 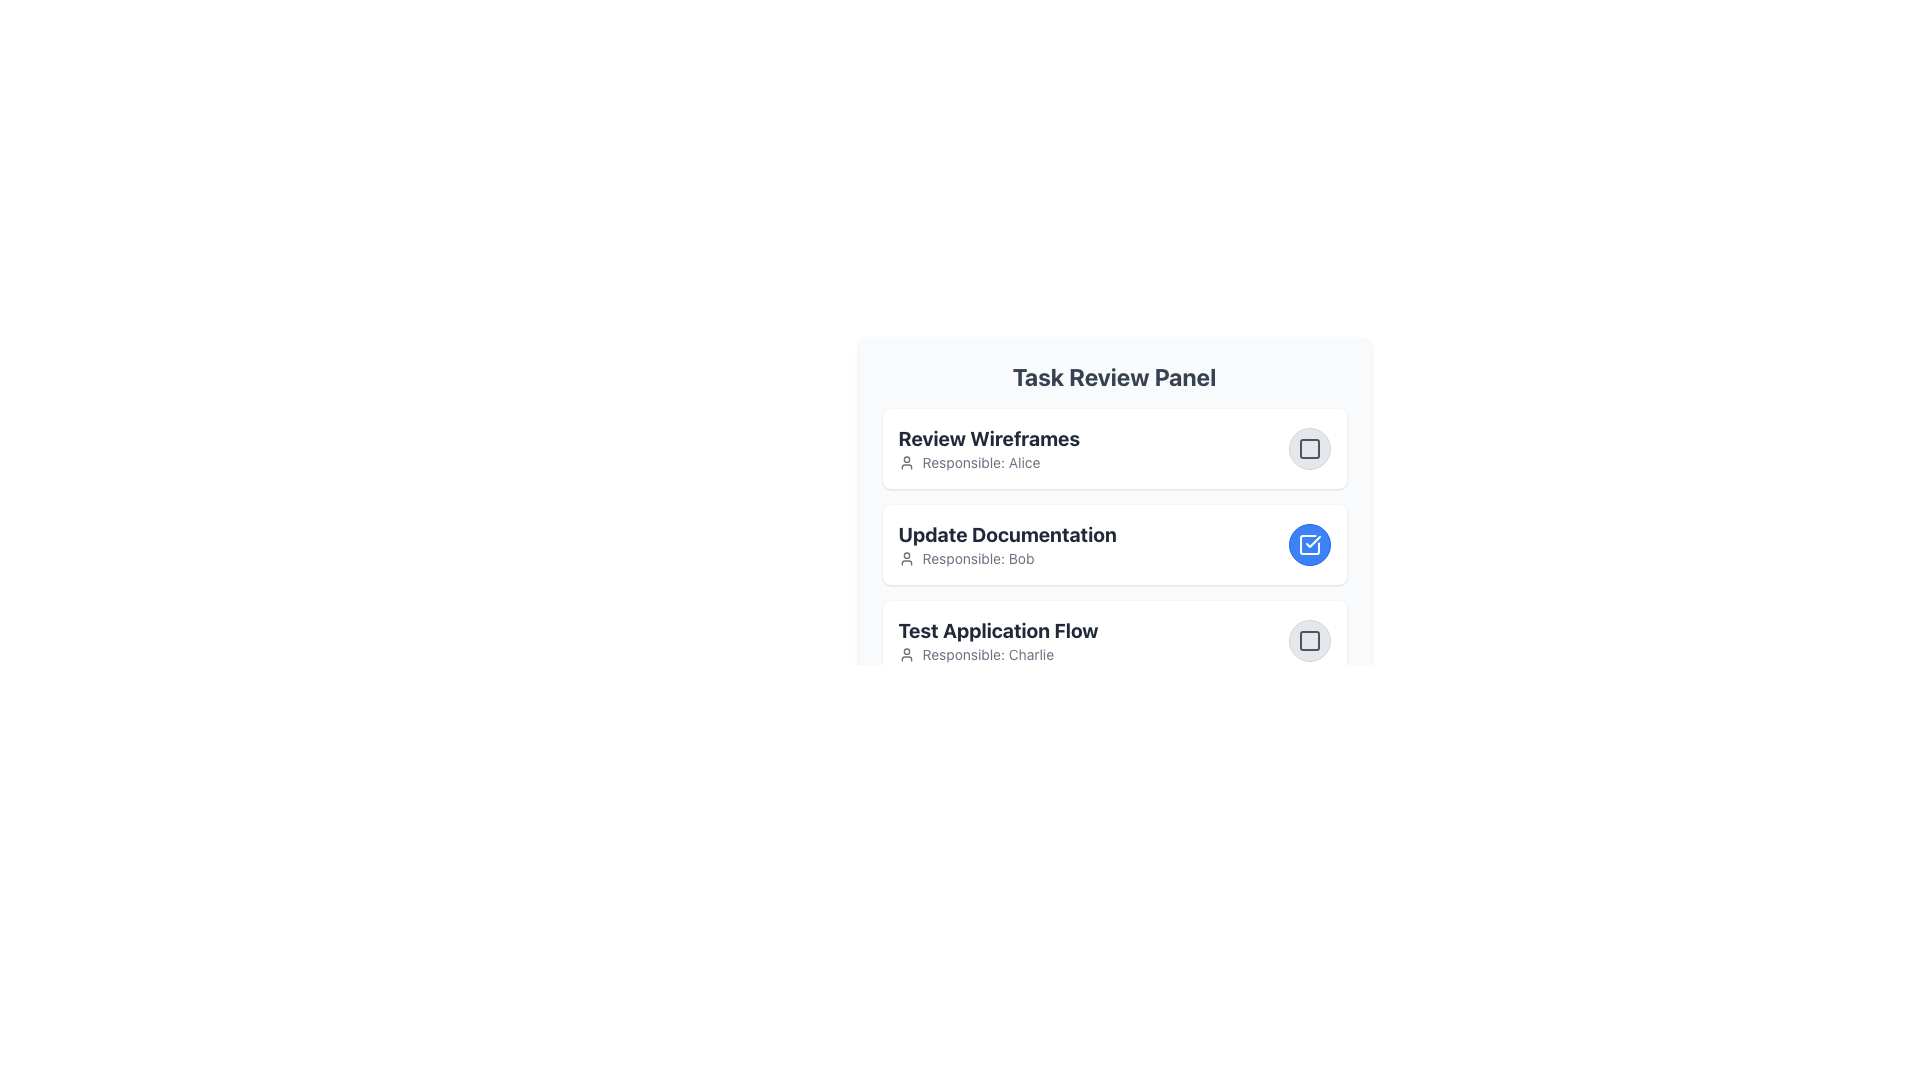 What do you see at coordinates (1007, 544) in the screenshot?
I see `the second task entry in the 'Task Review Panel', which displays the task's title and the responsible person's name, positioned between 'Review Wireframes' and 'Test Application Flow'` at bounding box center [1007, 544].